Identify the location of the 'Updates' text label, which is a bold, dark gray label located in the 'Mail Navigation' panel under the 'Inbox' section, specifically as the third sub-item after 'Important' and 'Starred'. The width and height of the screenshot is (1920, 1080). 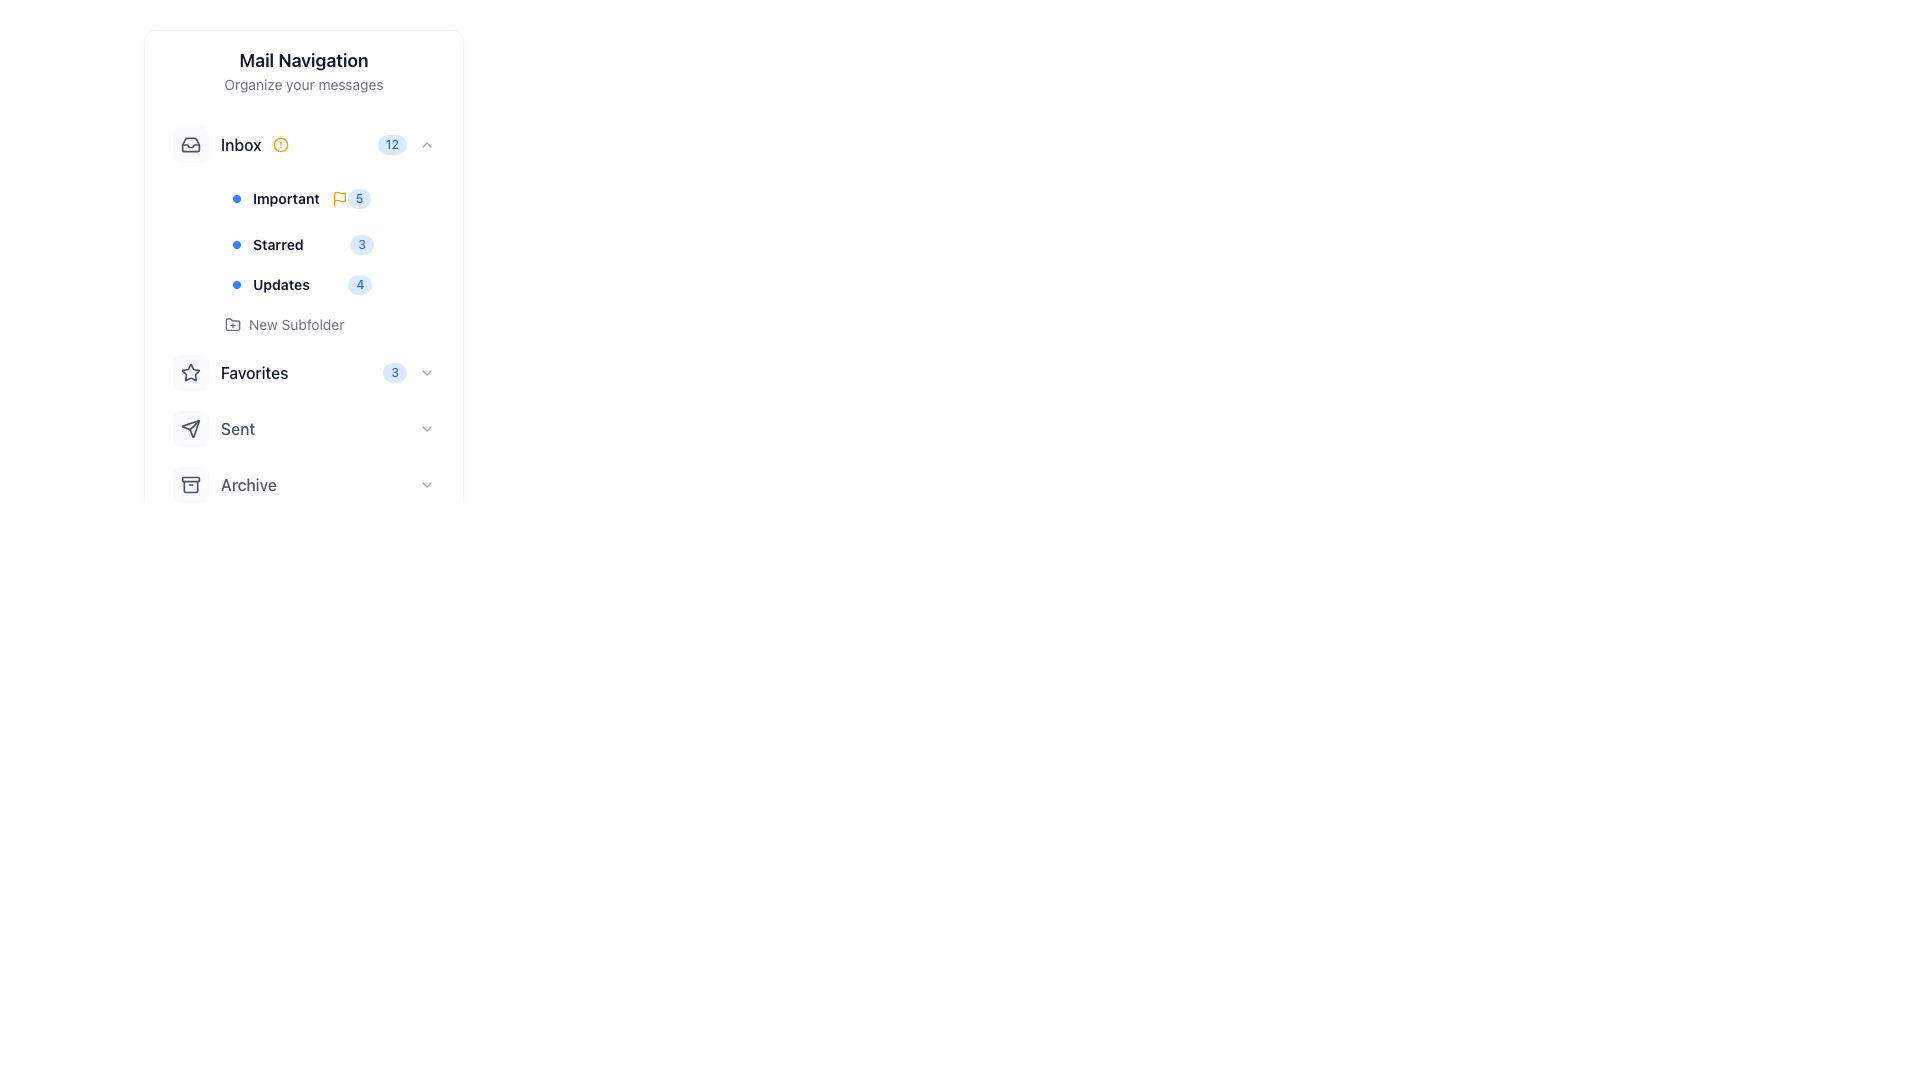
(280, 285).